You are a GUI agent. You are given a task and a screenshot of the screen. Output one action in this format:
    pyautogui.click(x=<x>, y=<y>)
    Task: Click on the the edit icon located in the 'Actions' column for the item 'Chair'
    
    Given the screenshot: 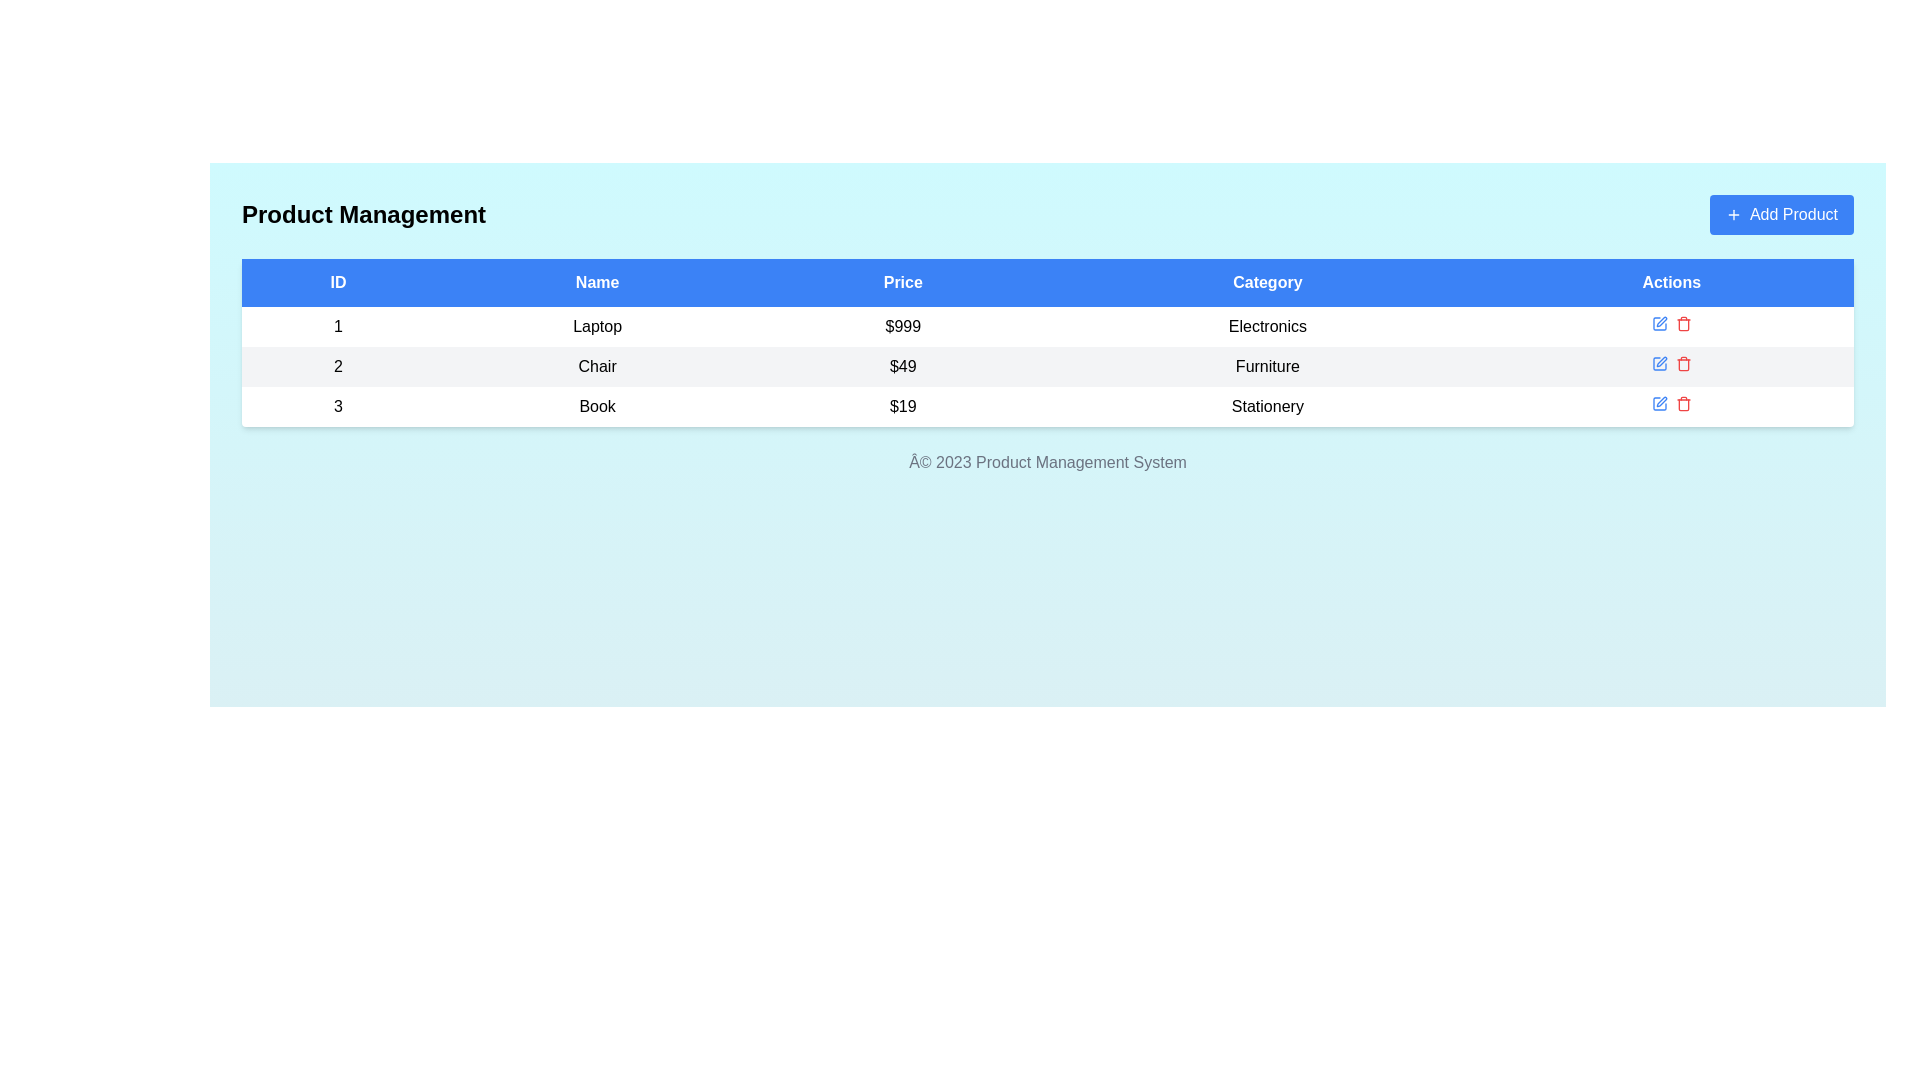 What is the action you would take?
    pyautogui.click(x=1659, y=363)
    